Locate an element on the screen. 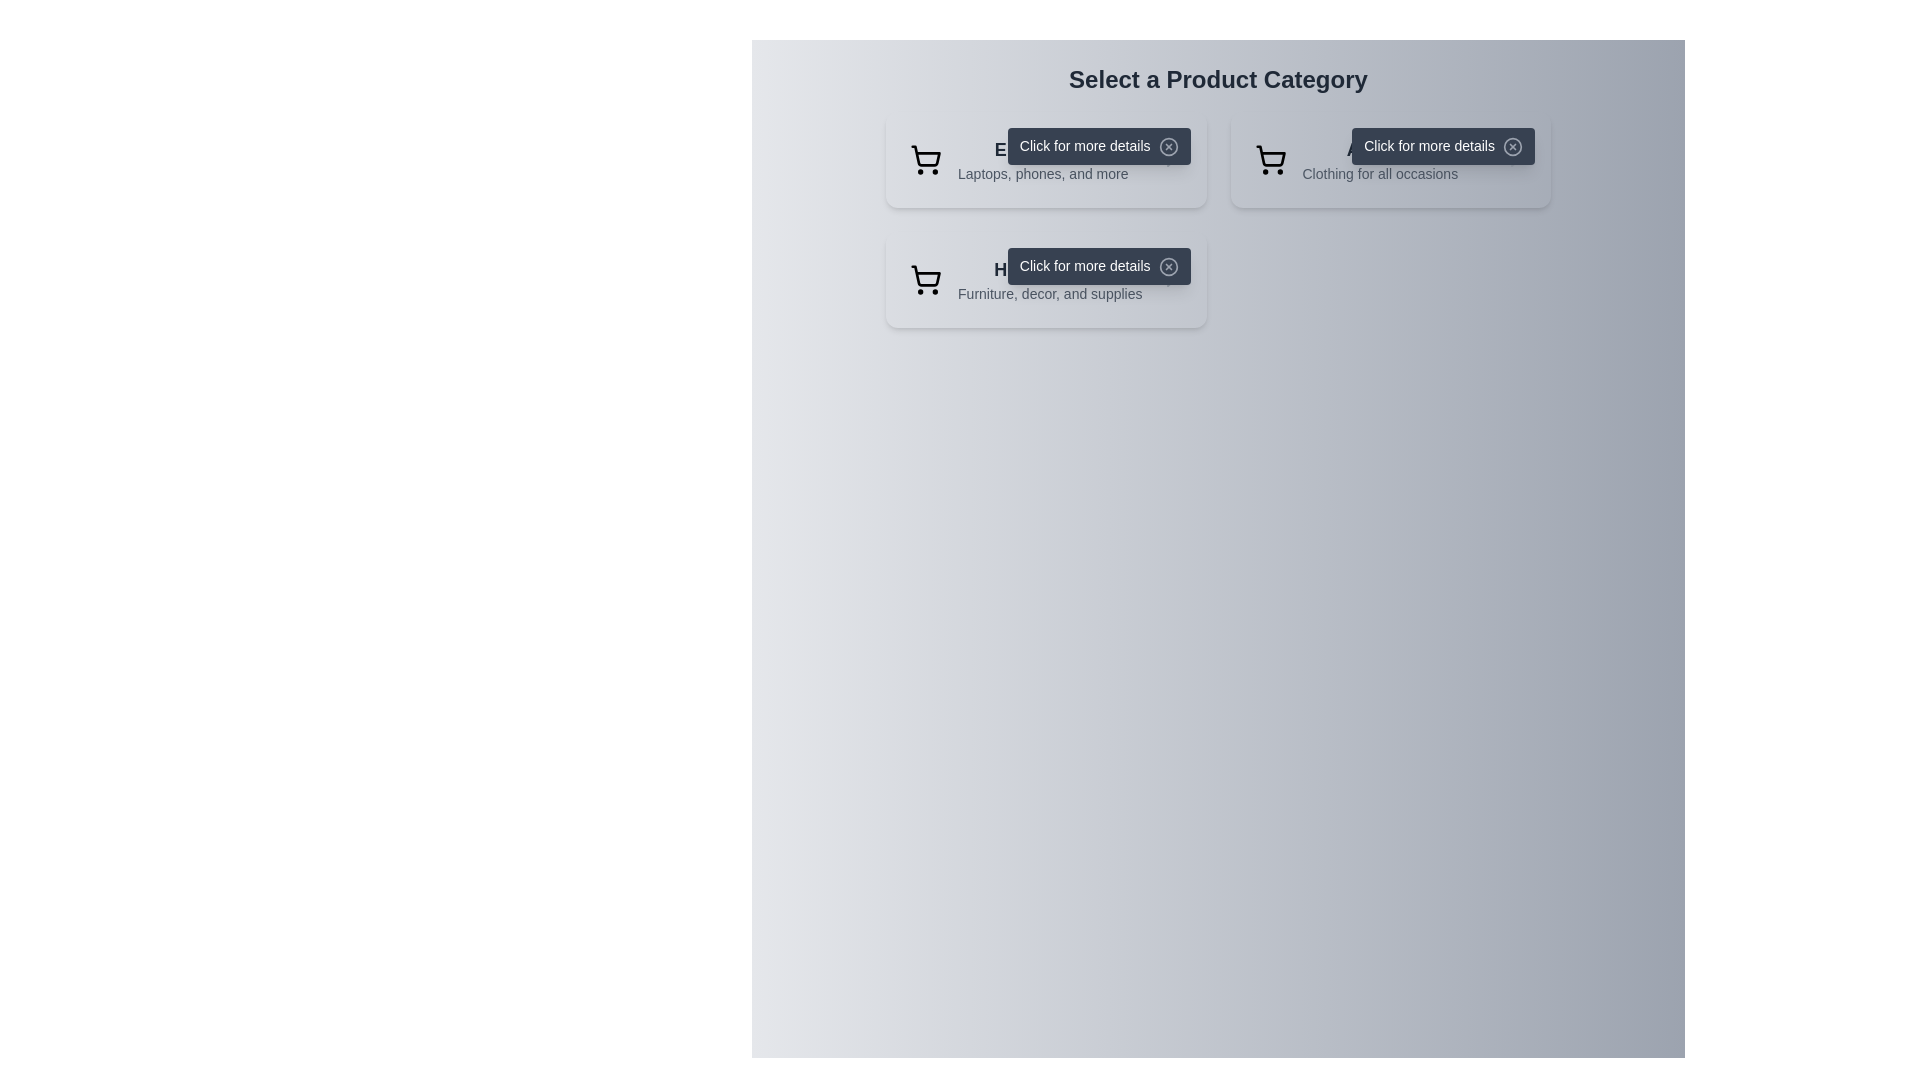  the prominent title element displaying 'Select a Product Category', which is located at the top-center of the interface is located at coordinates (1217, 79).